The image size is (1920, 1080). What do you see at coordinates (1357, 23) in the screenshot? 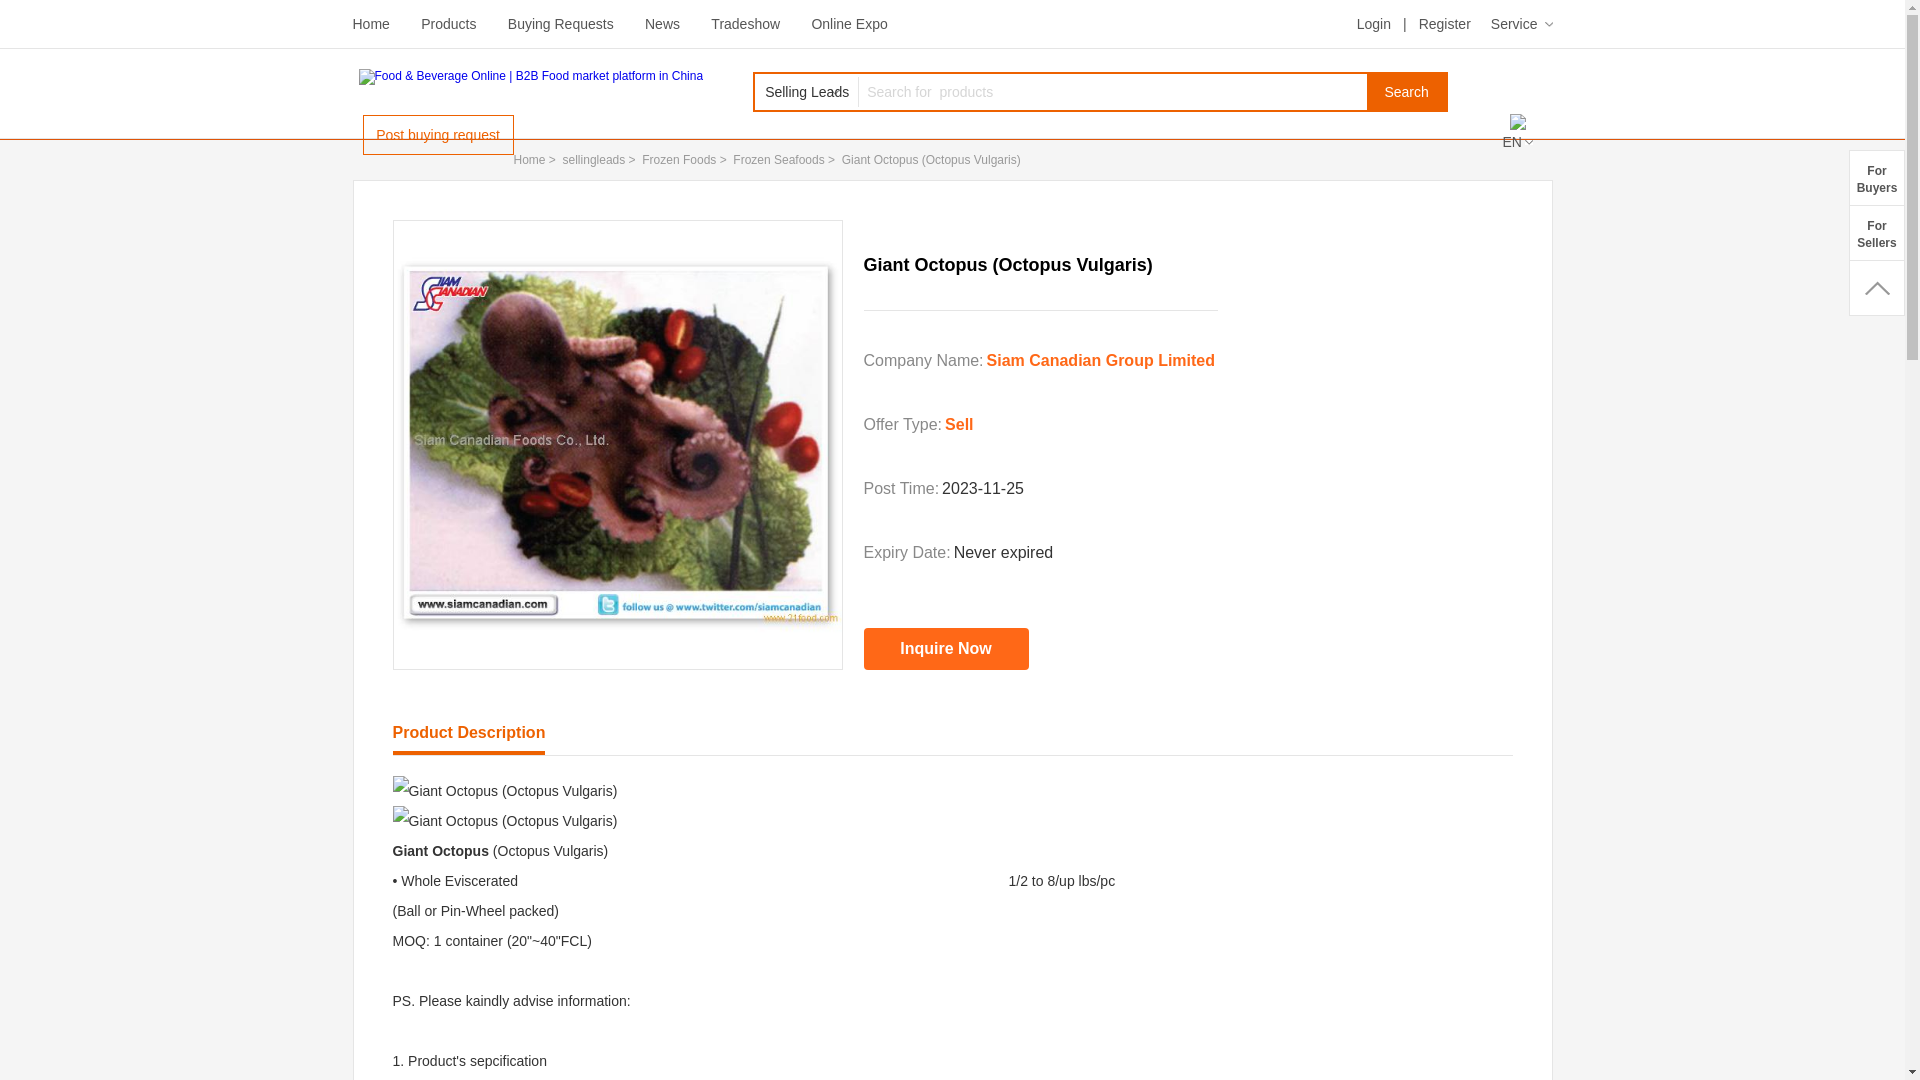
I see `'Login'` at bounding box center [1357, 23].